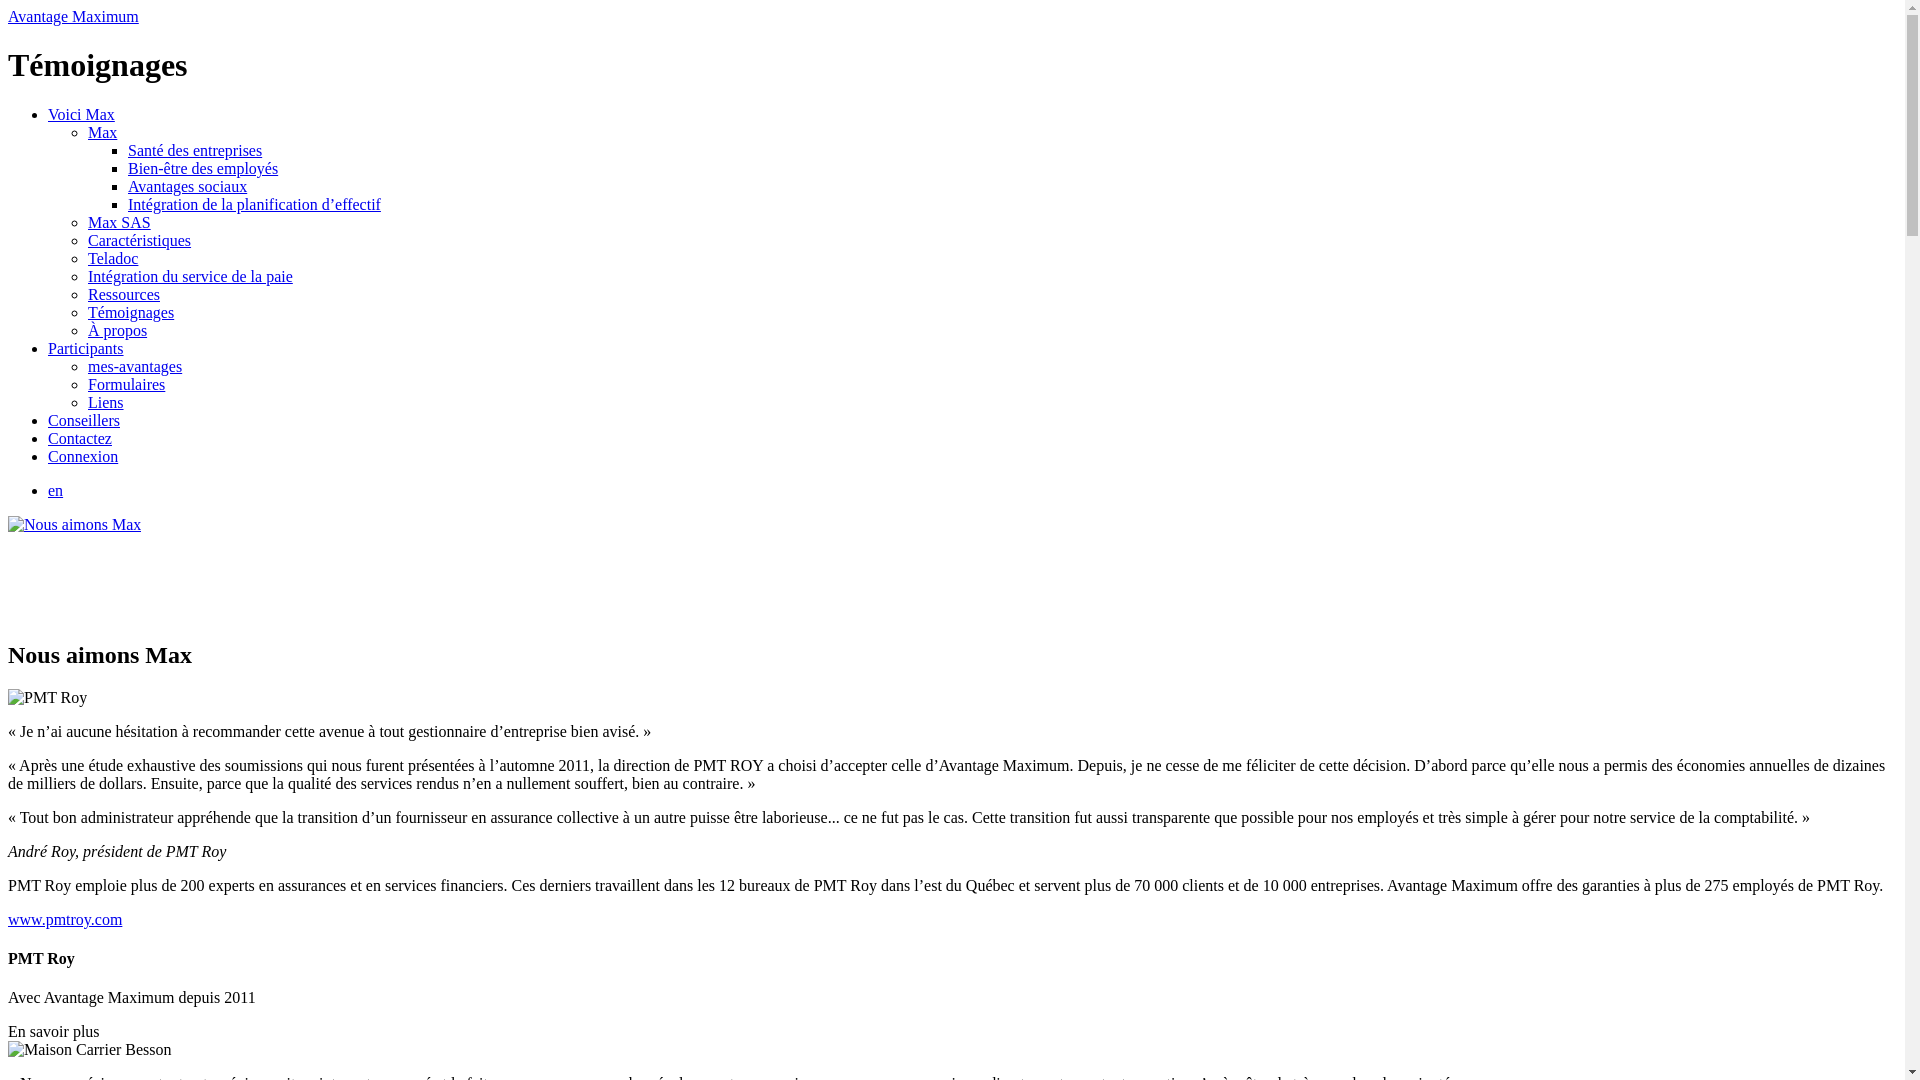 The image size is (1920, 1080). Describe the element at coordinates (74, 523) in the screenshot. I see `'Nous aimons Max'` at that location.